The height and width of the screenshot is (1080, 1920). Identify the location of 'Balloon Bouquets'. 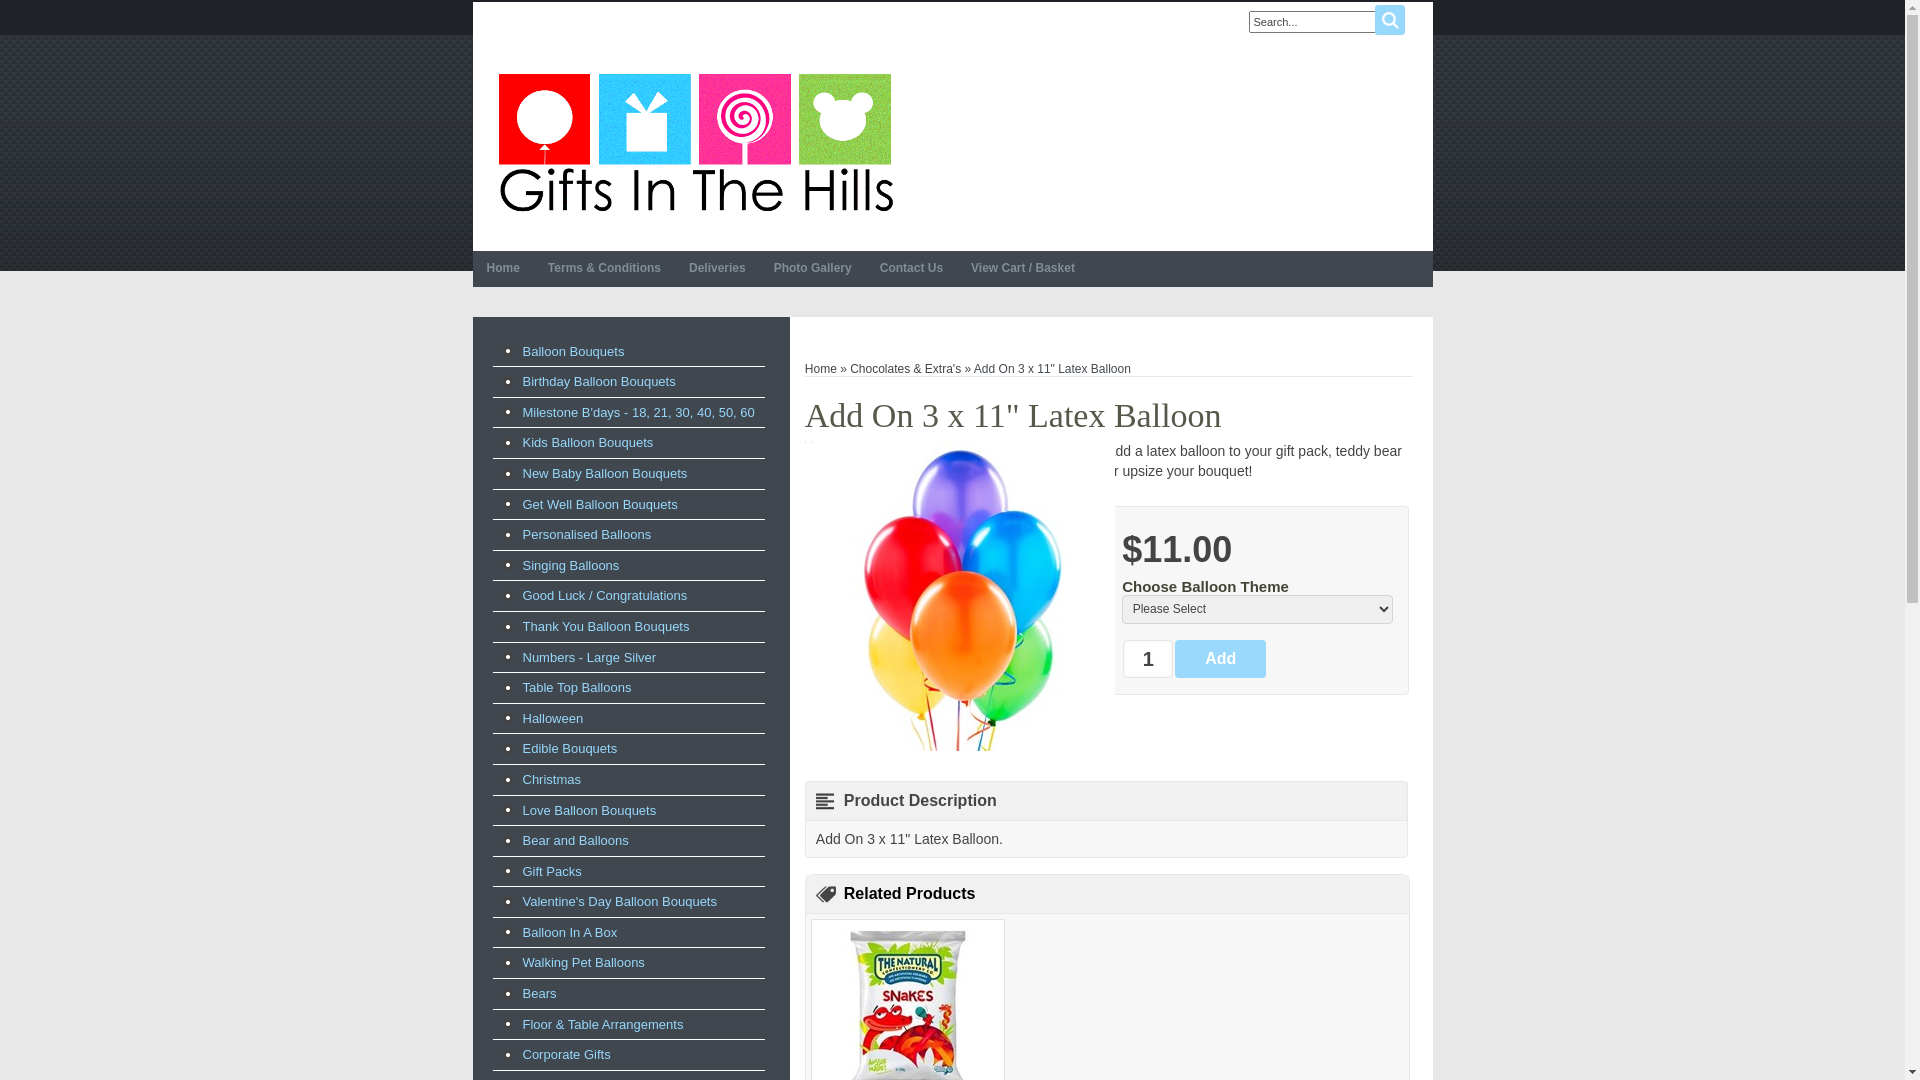
(627, 350).